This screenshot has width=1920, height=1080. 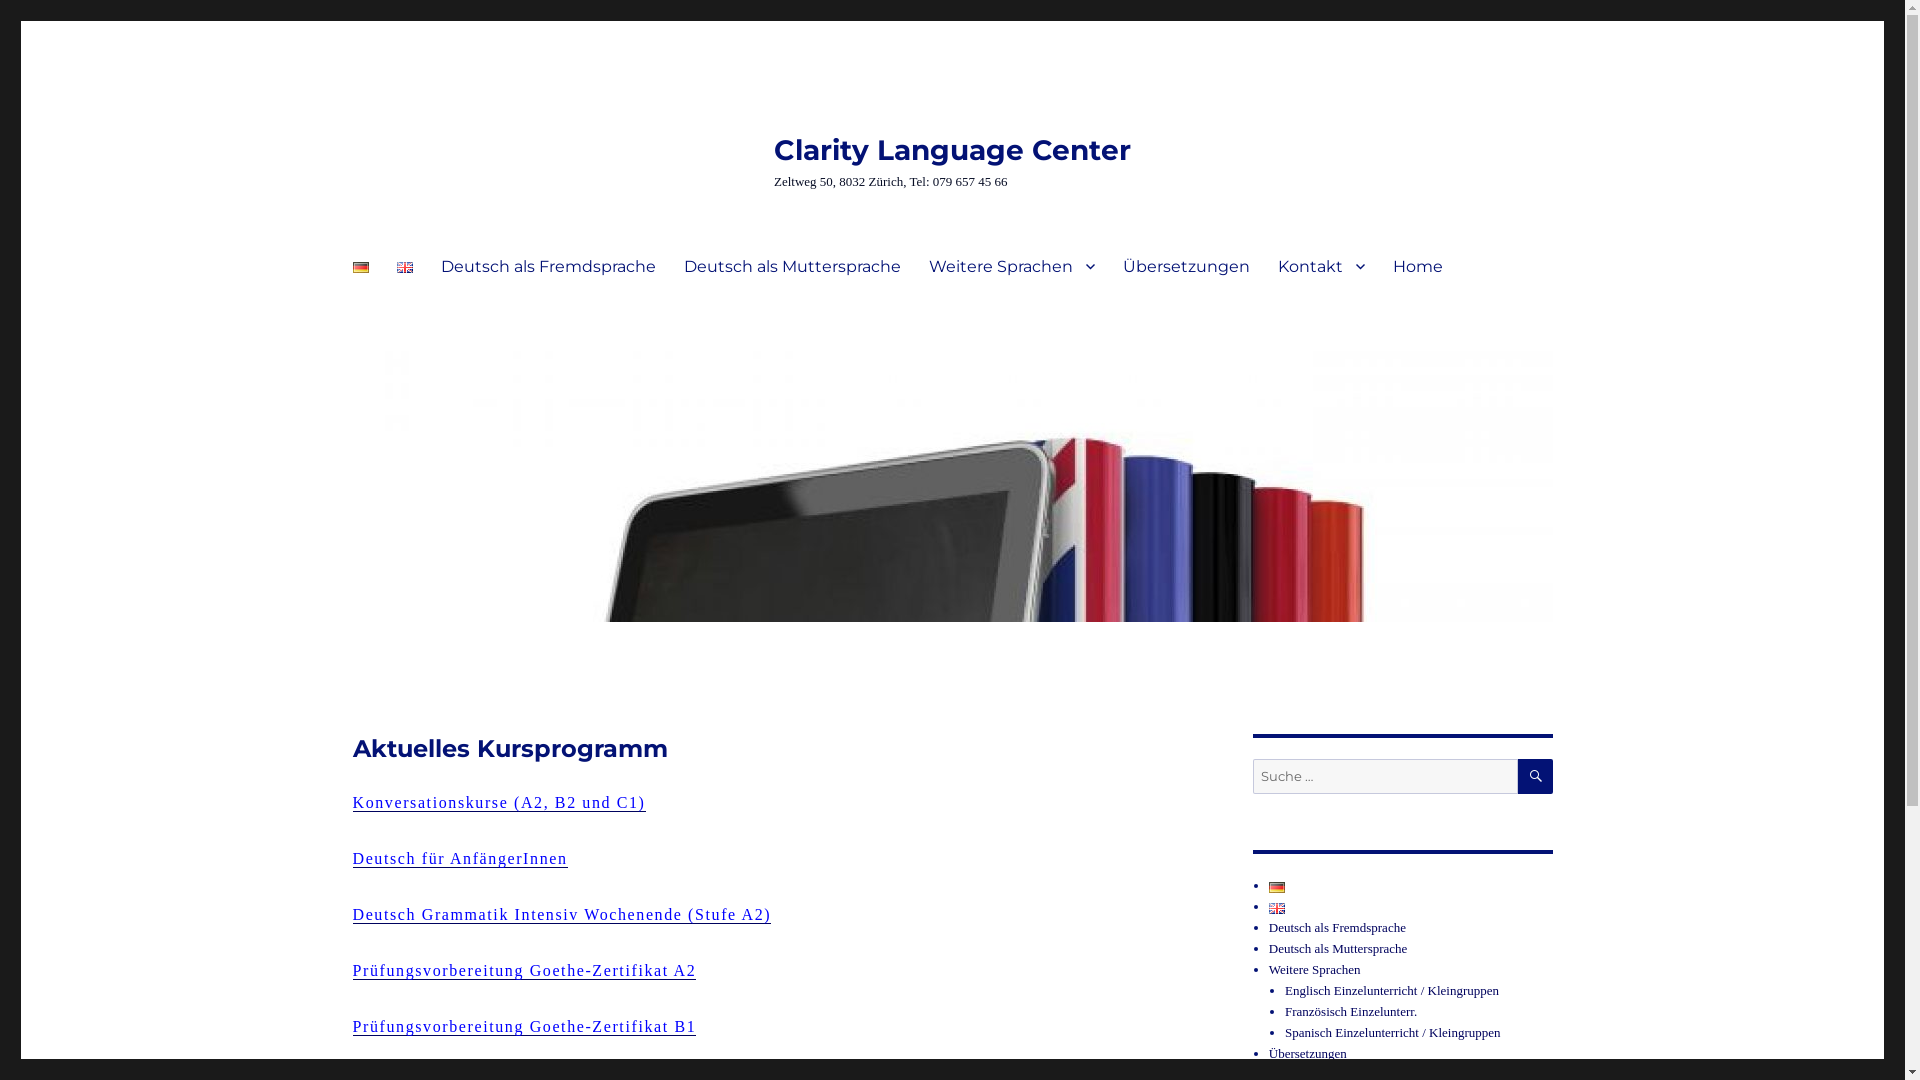 I want to click on 'Spanisch Einzelunterricht / Kleingruppen', so click(x=1391, y=1032).